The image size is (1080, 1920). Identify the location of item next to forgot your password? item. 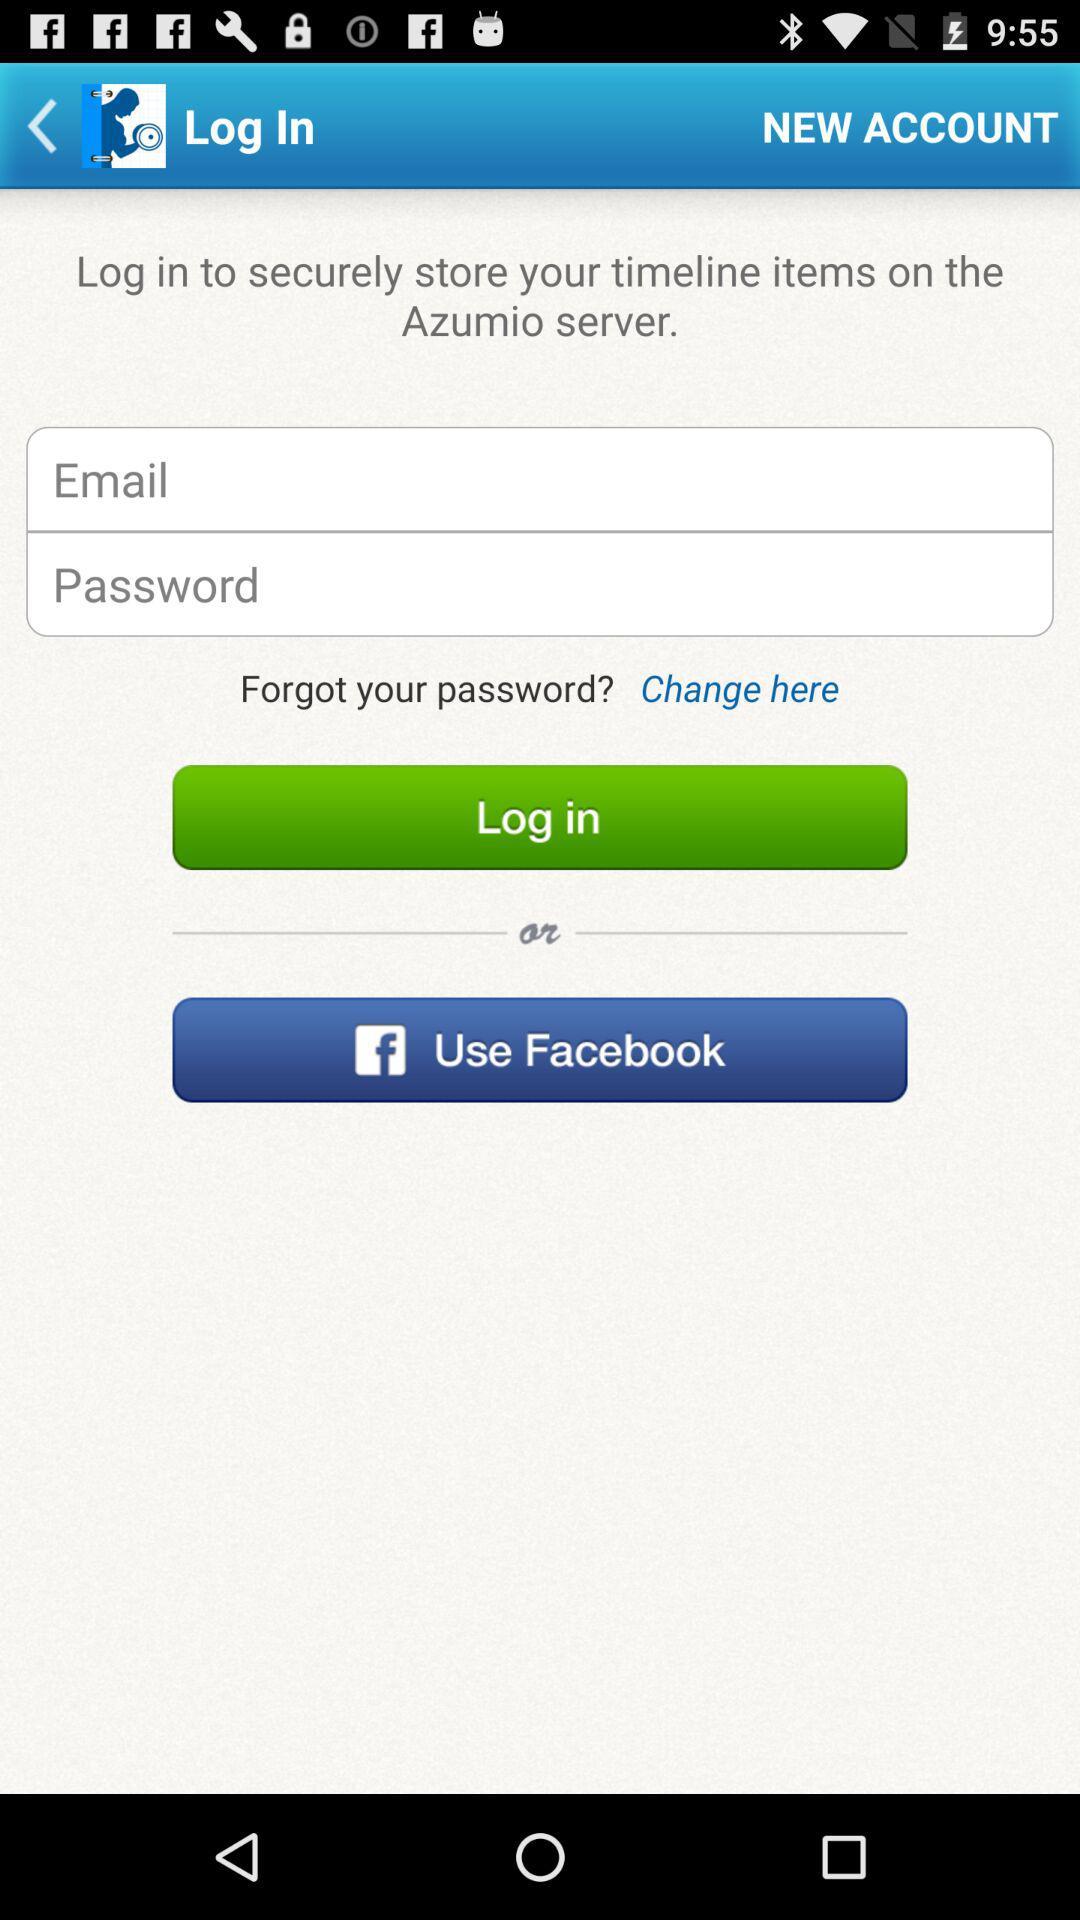
(739, 687).